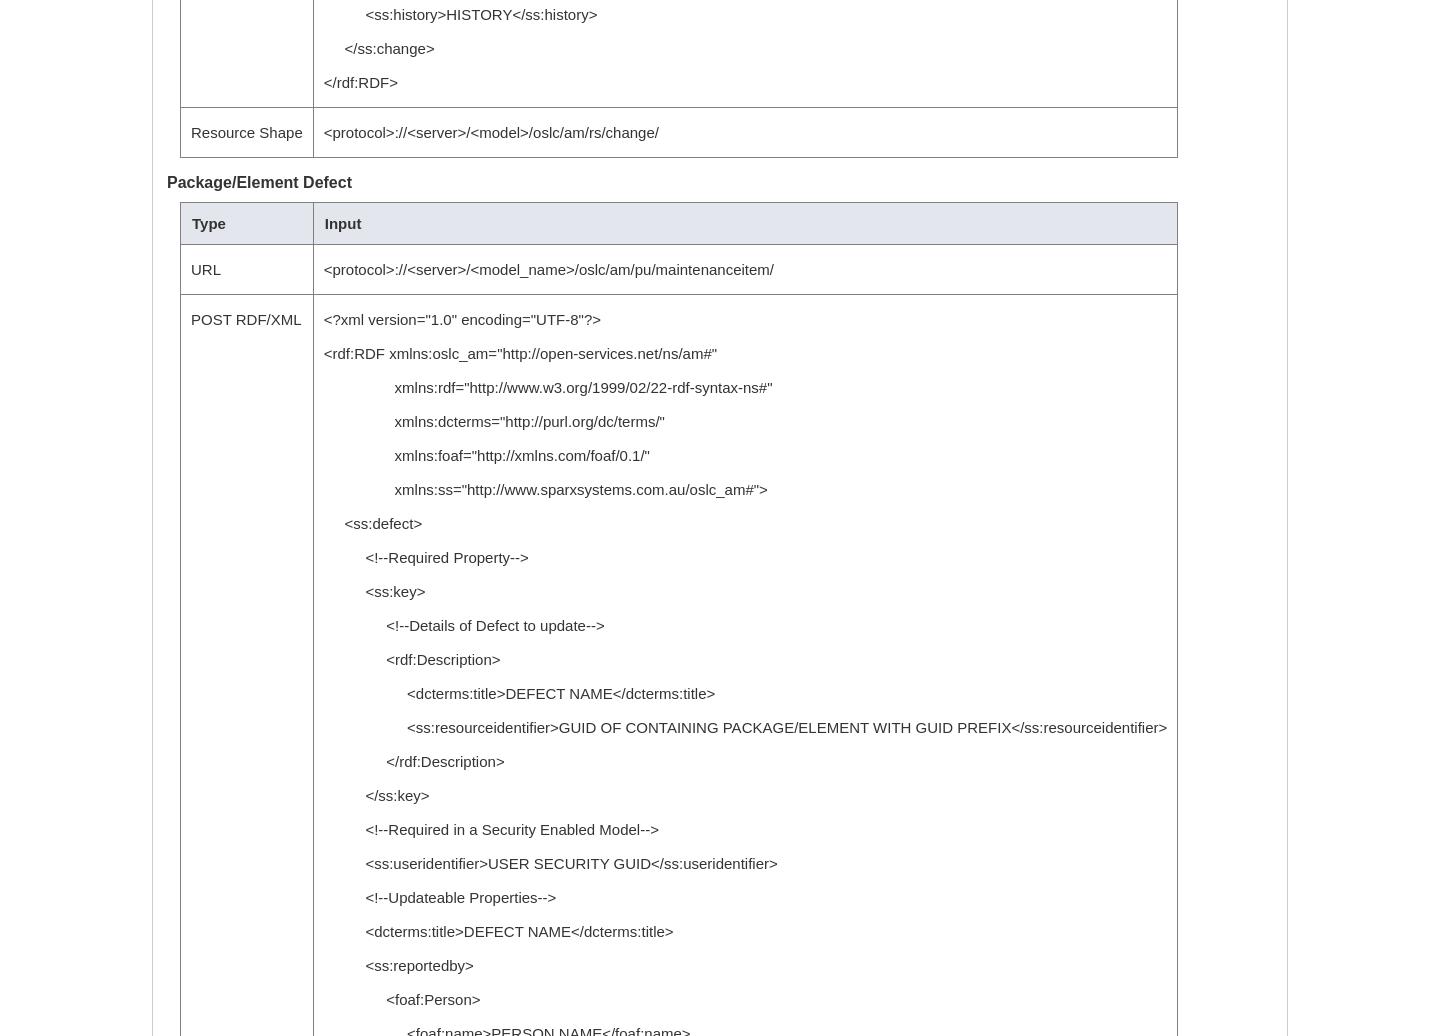  Describe the element at coordinates (549, 863) in the screenshot. I see `'<ss:useridentifier>USER SECURITY GUID</ss:useridentifier>'` at that location.